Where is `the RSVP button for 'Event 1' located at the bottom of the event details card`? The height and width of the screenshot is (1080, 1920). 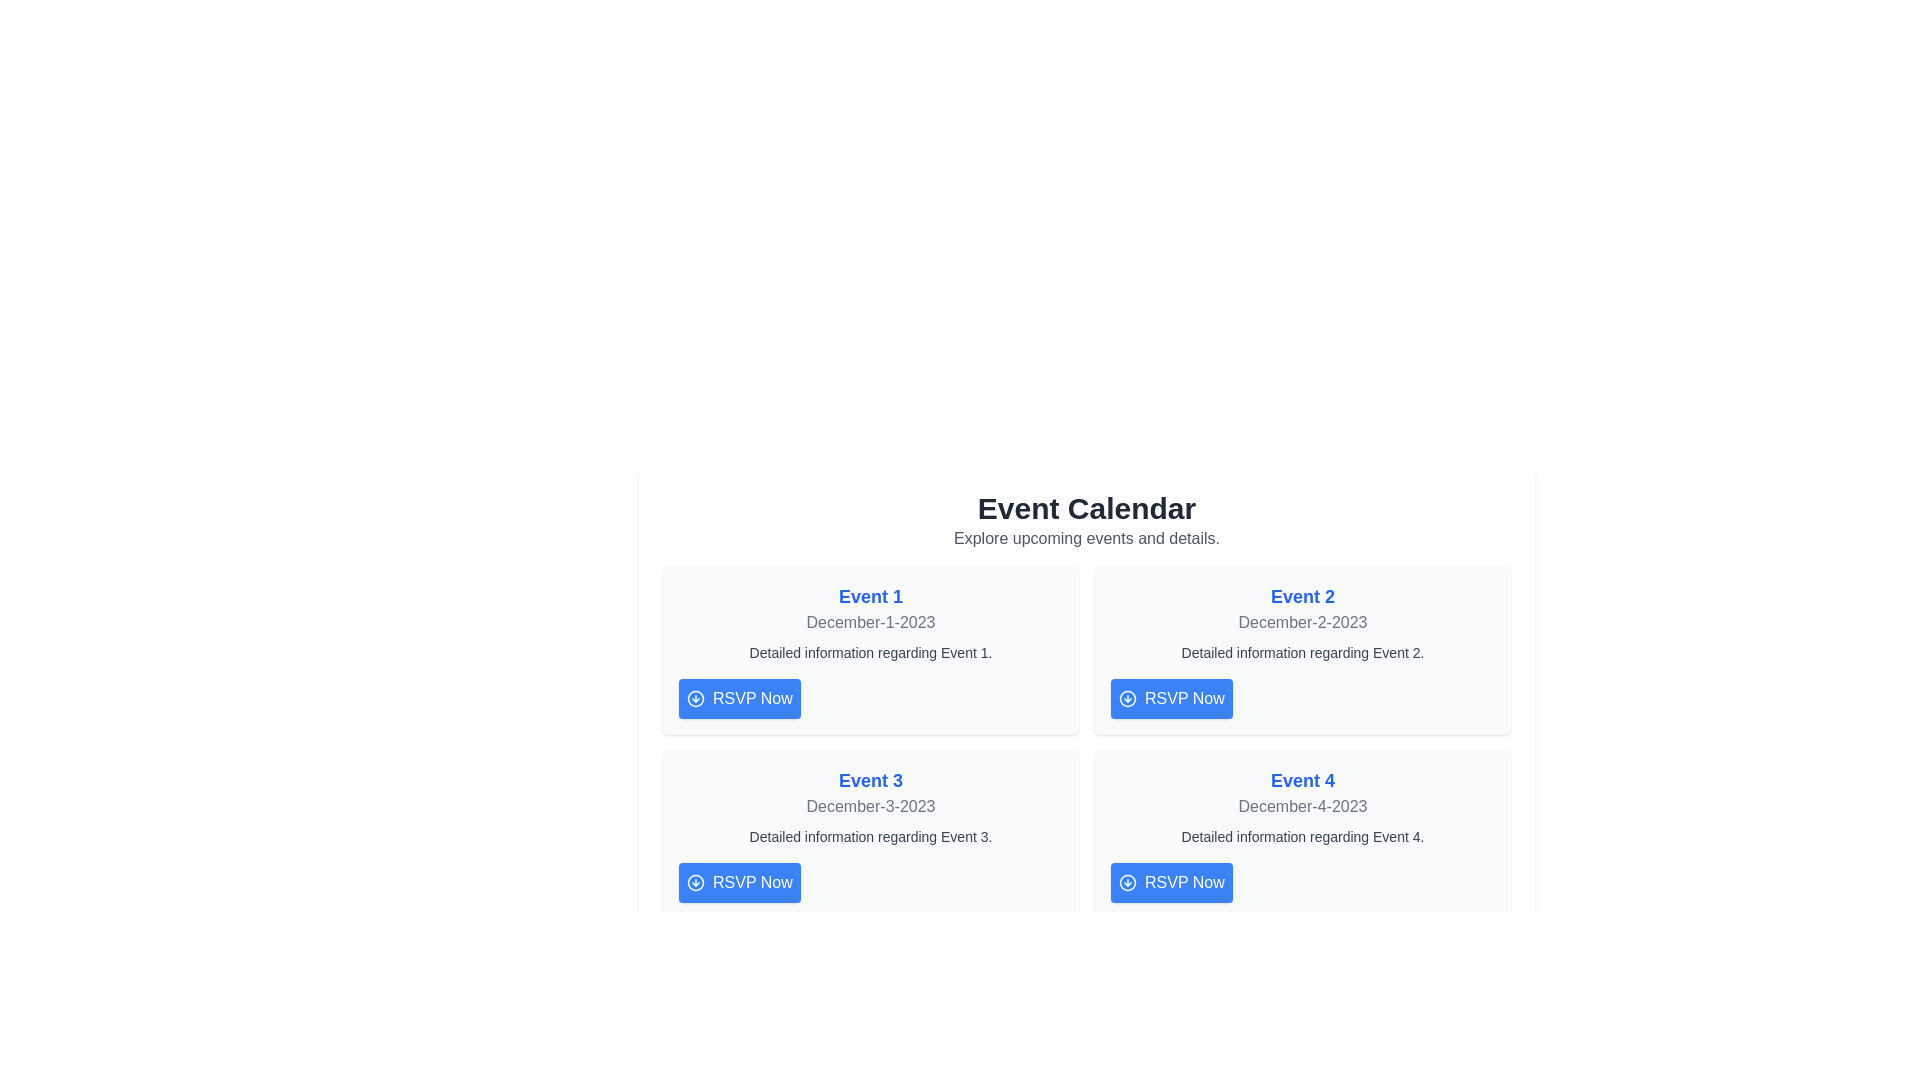 the RSVP button for 'Event 1' located at the bottom of the event details card is located at coordinates (738, 697).